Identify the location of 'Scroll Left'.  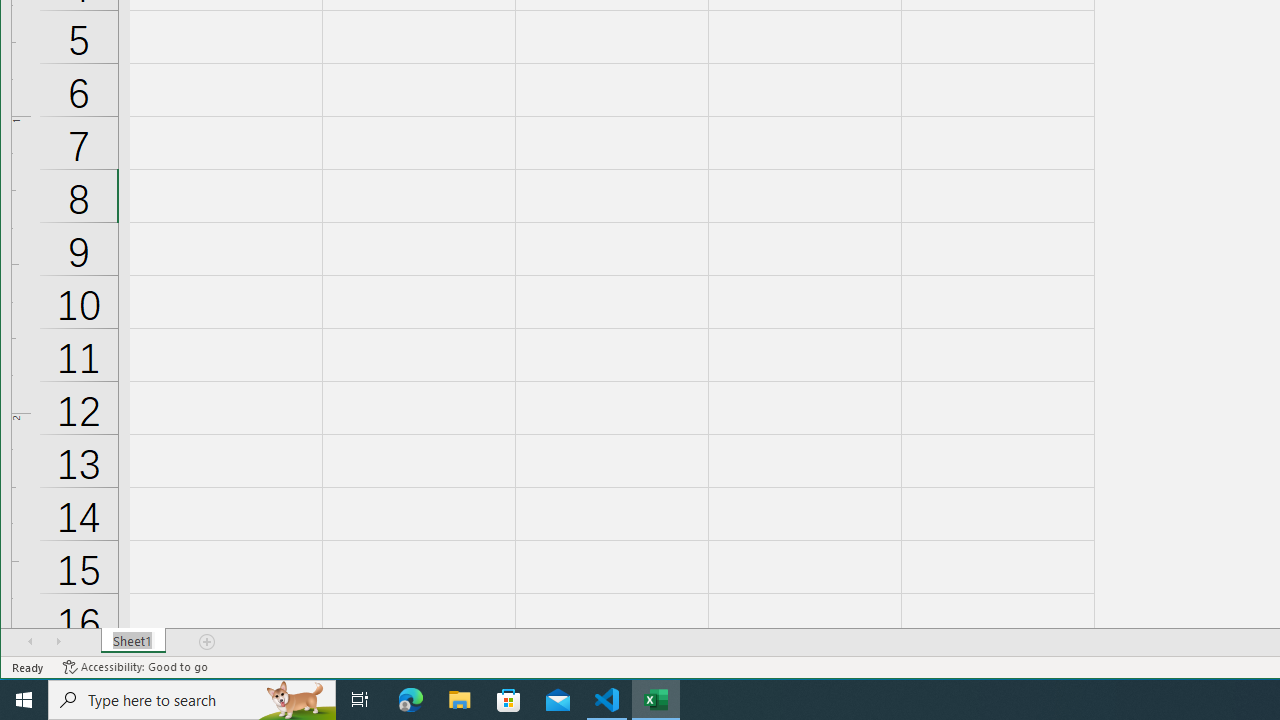
(30, 641).